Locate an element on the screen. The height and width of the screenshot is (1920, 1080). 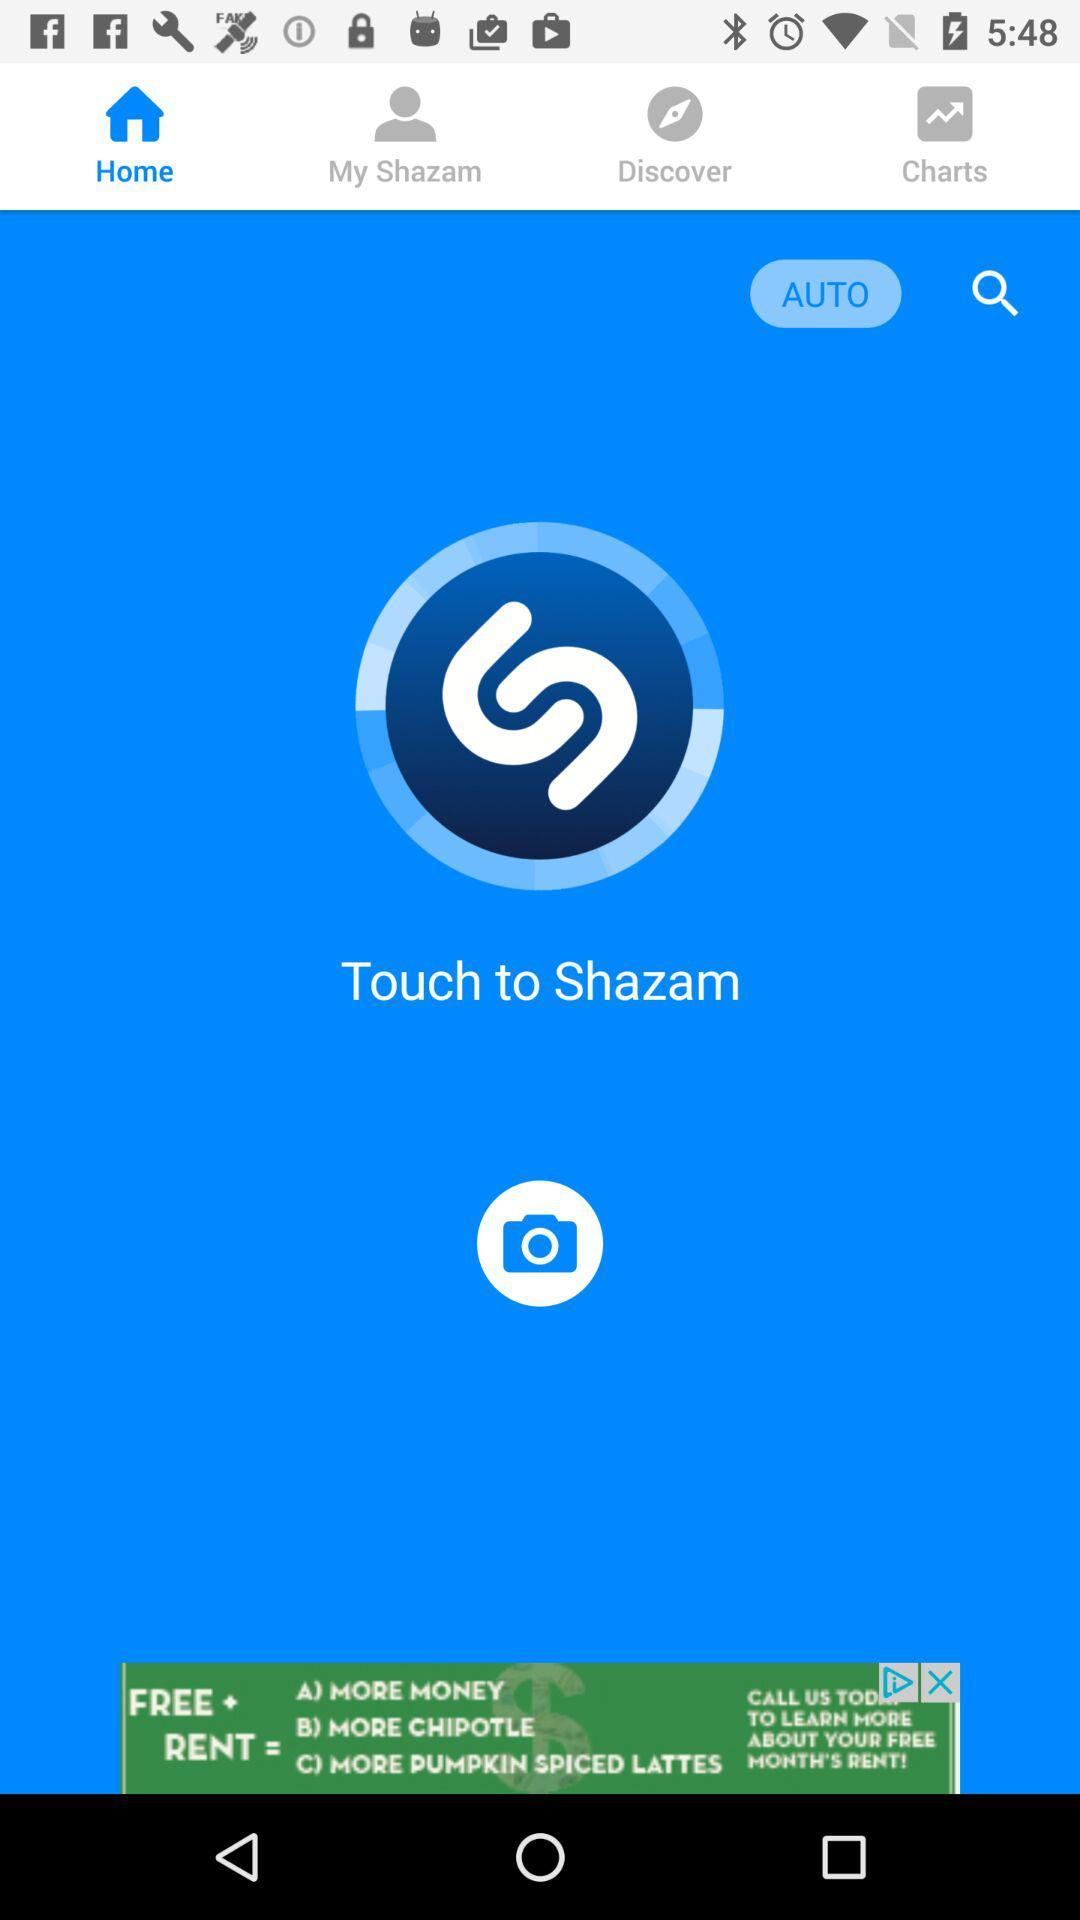
open advertisement is located at coordinates (540, 1727).